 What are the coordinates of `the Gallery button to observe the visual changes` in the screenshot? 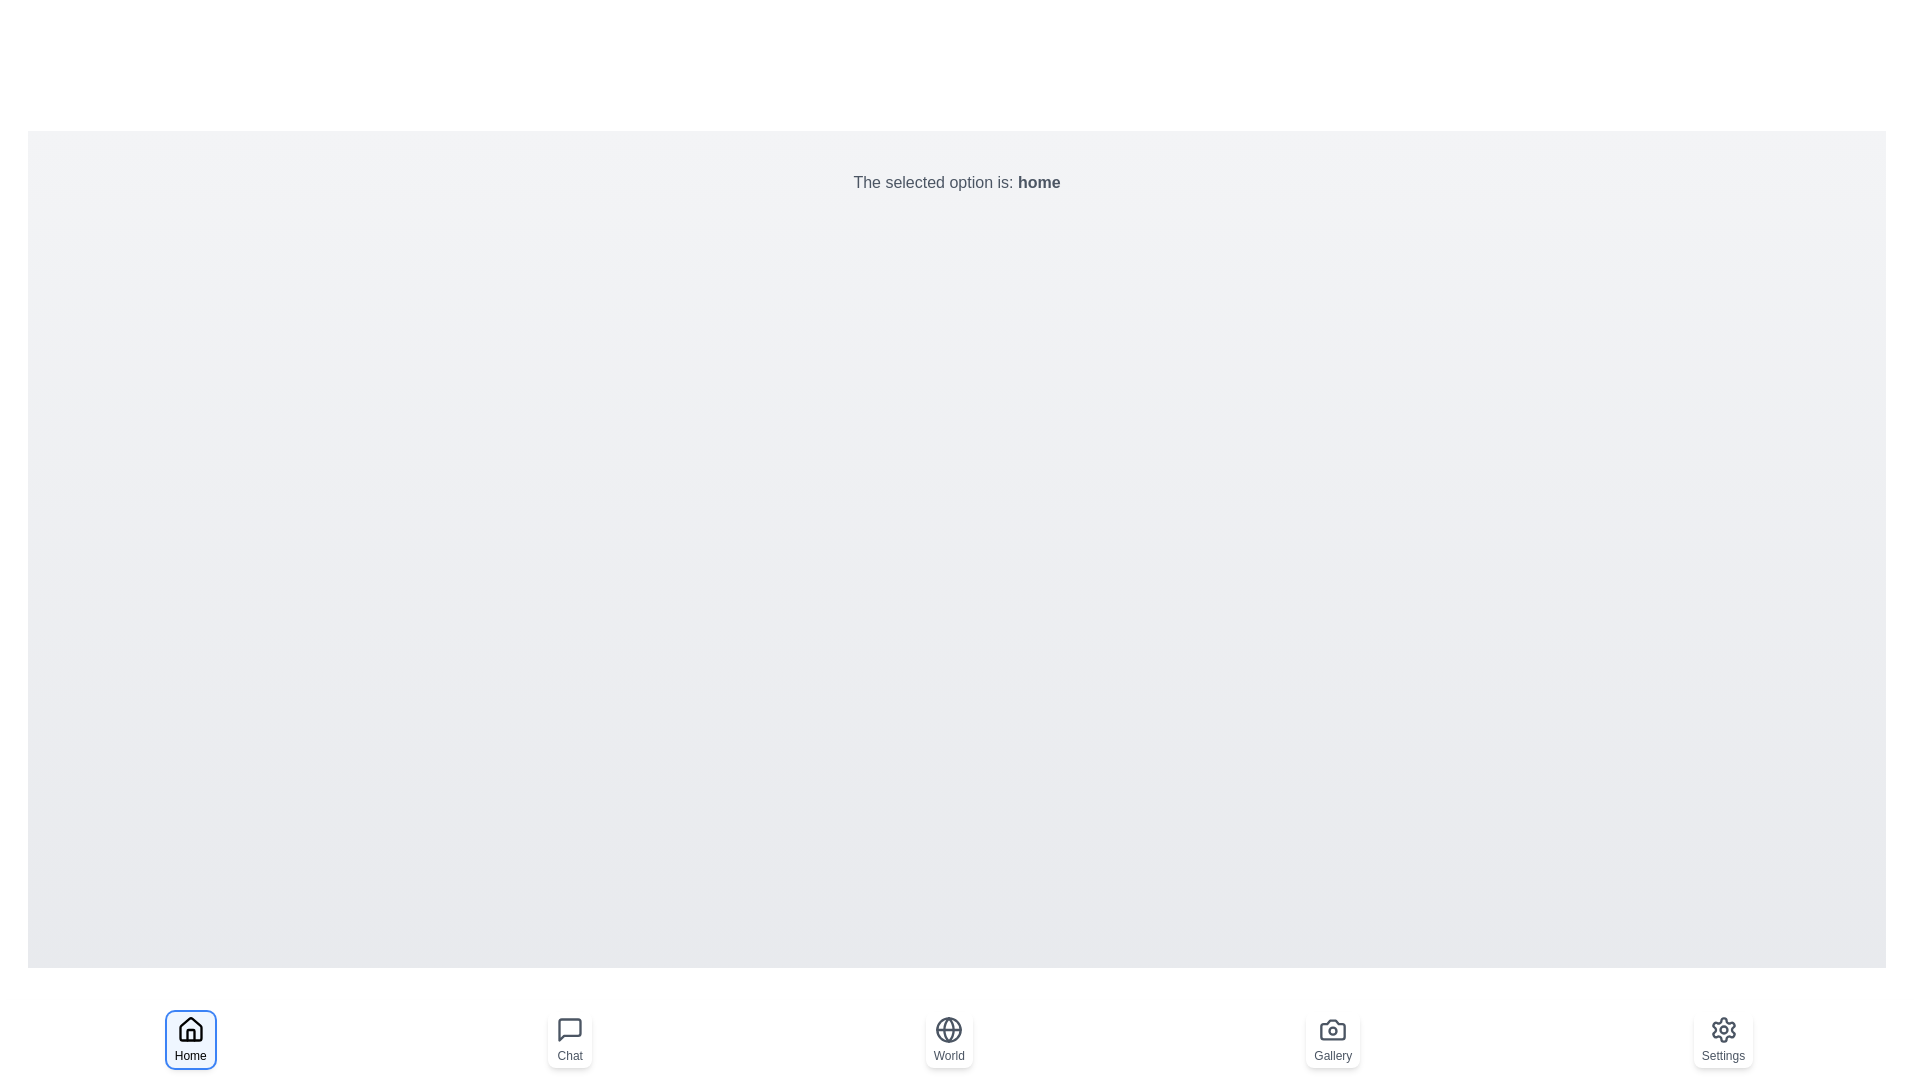 It's located at (1333, 1039).